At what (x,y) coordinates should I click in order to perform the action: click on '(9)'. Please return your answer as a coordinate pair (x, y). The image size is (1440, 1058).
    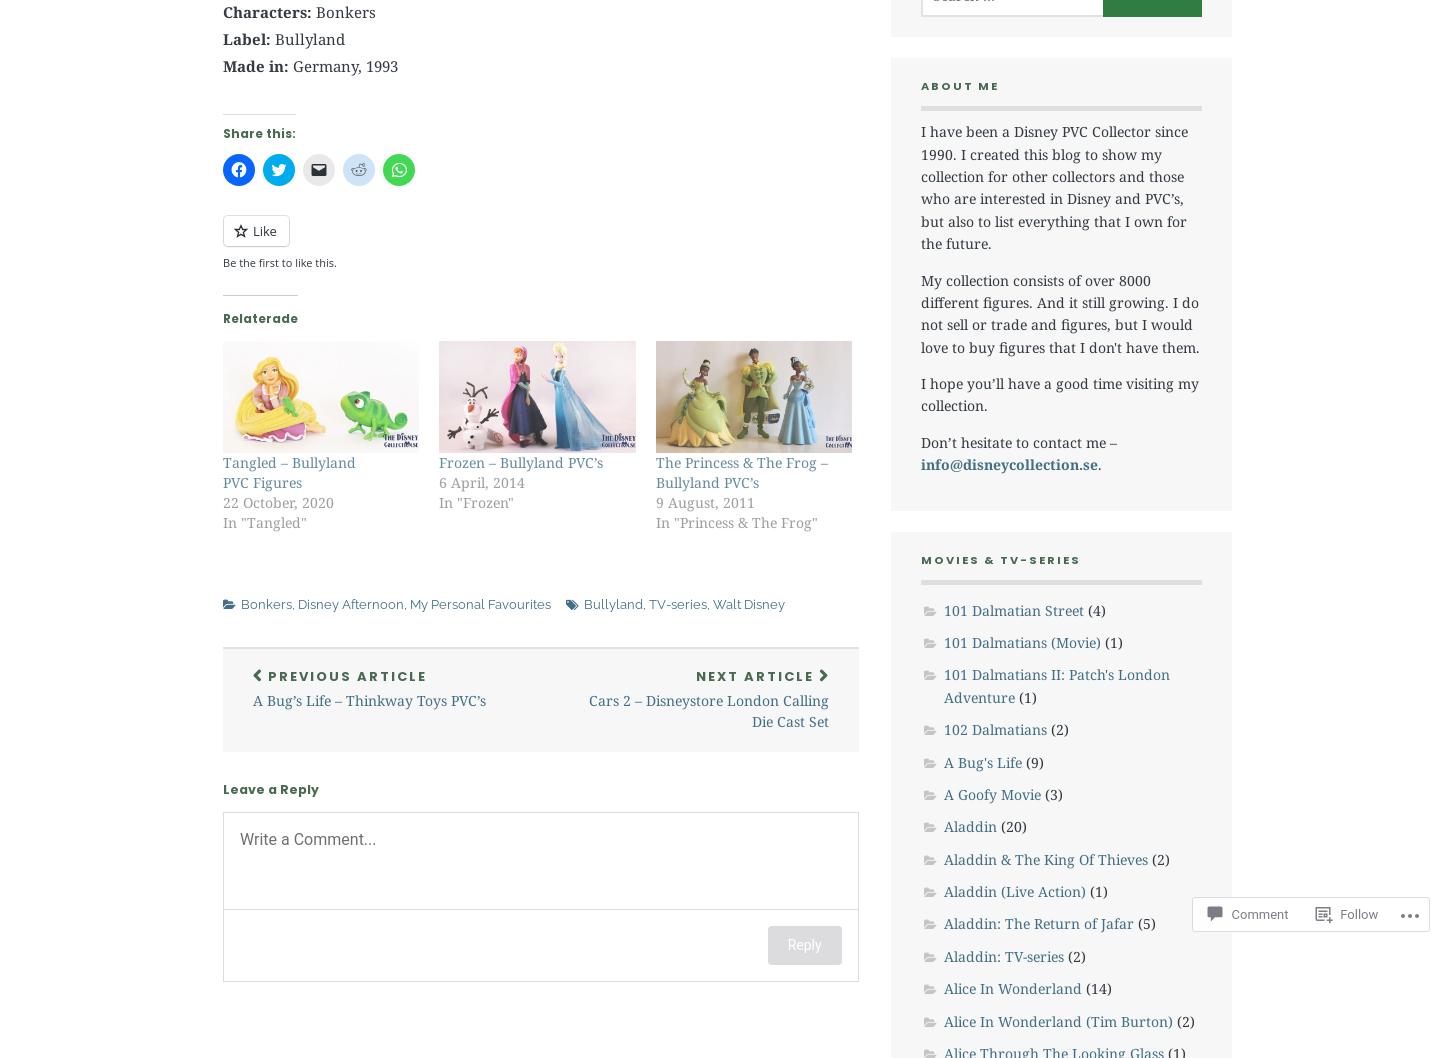
    Looking at the image, I should click on (1032, 761).